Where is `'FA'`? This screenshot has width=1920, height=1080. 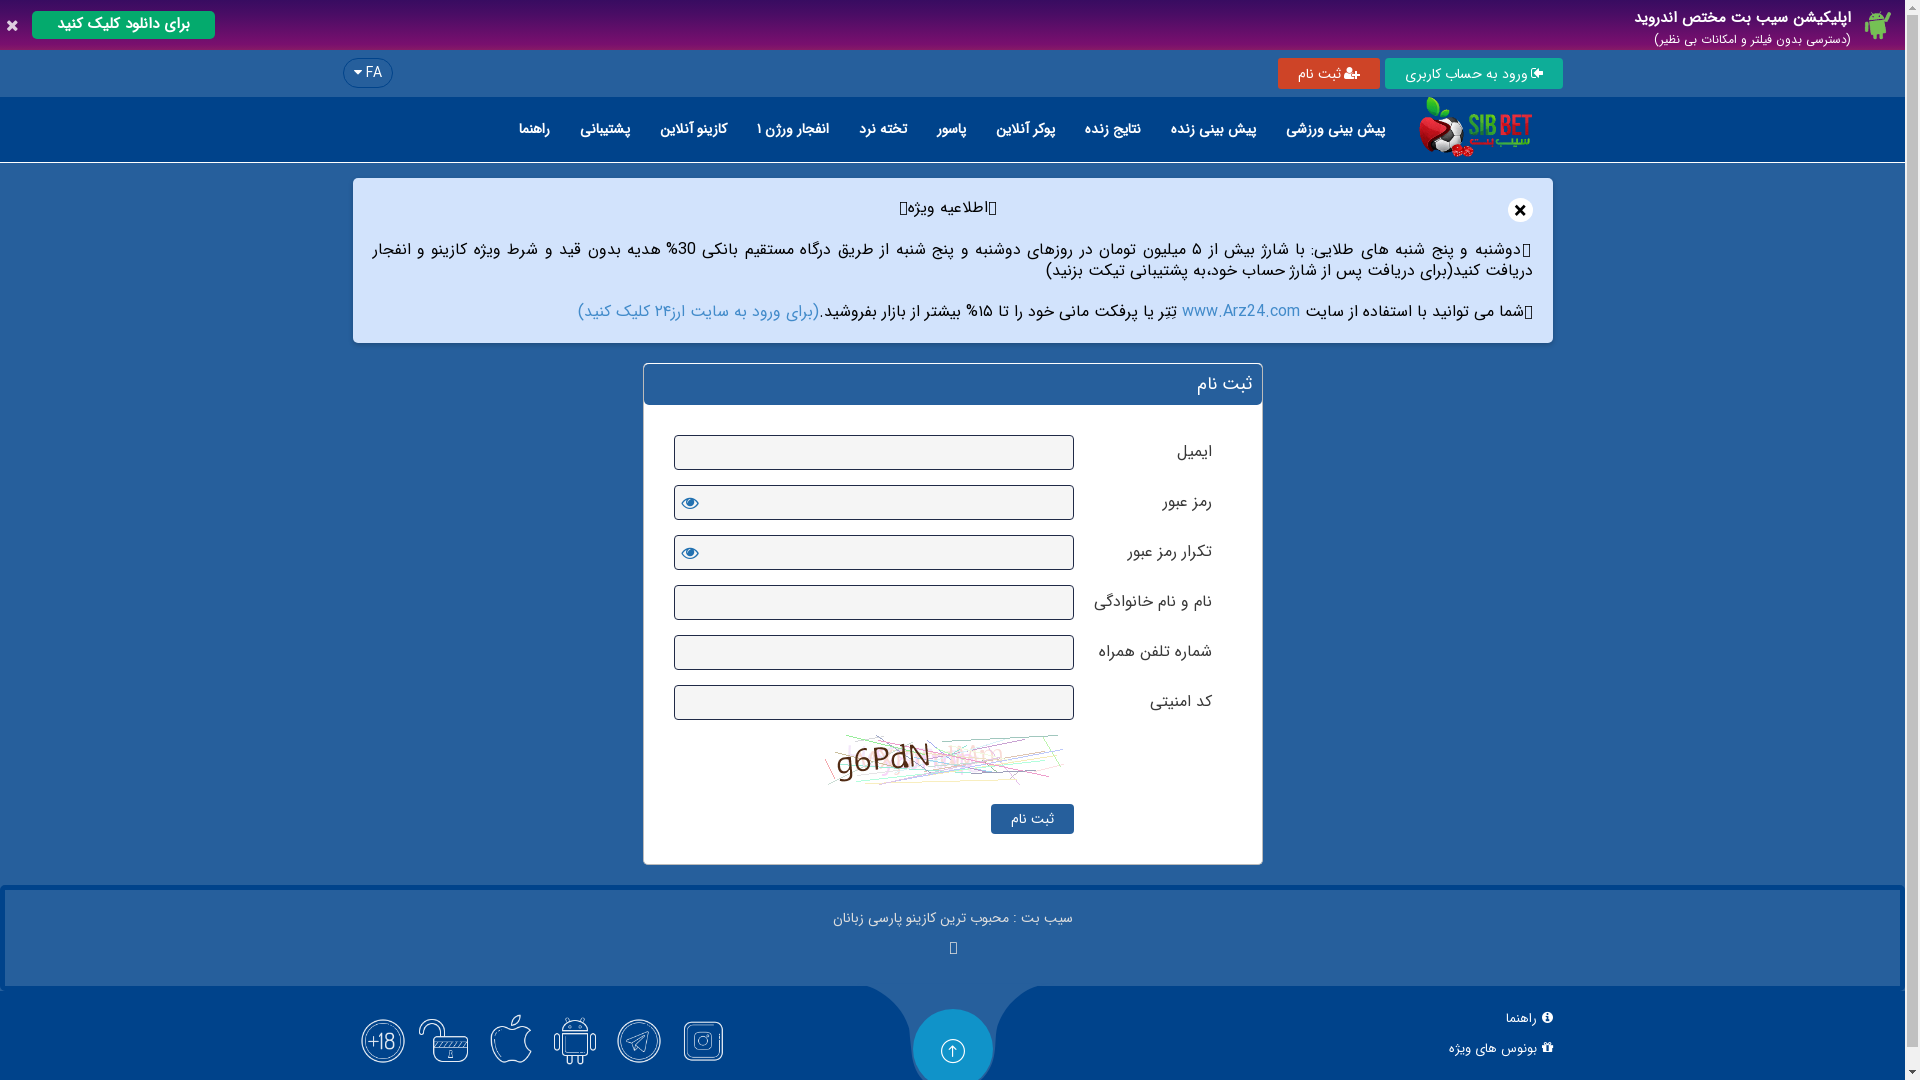 'FA' is located at coordinates (366, 72).